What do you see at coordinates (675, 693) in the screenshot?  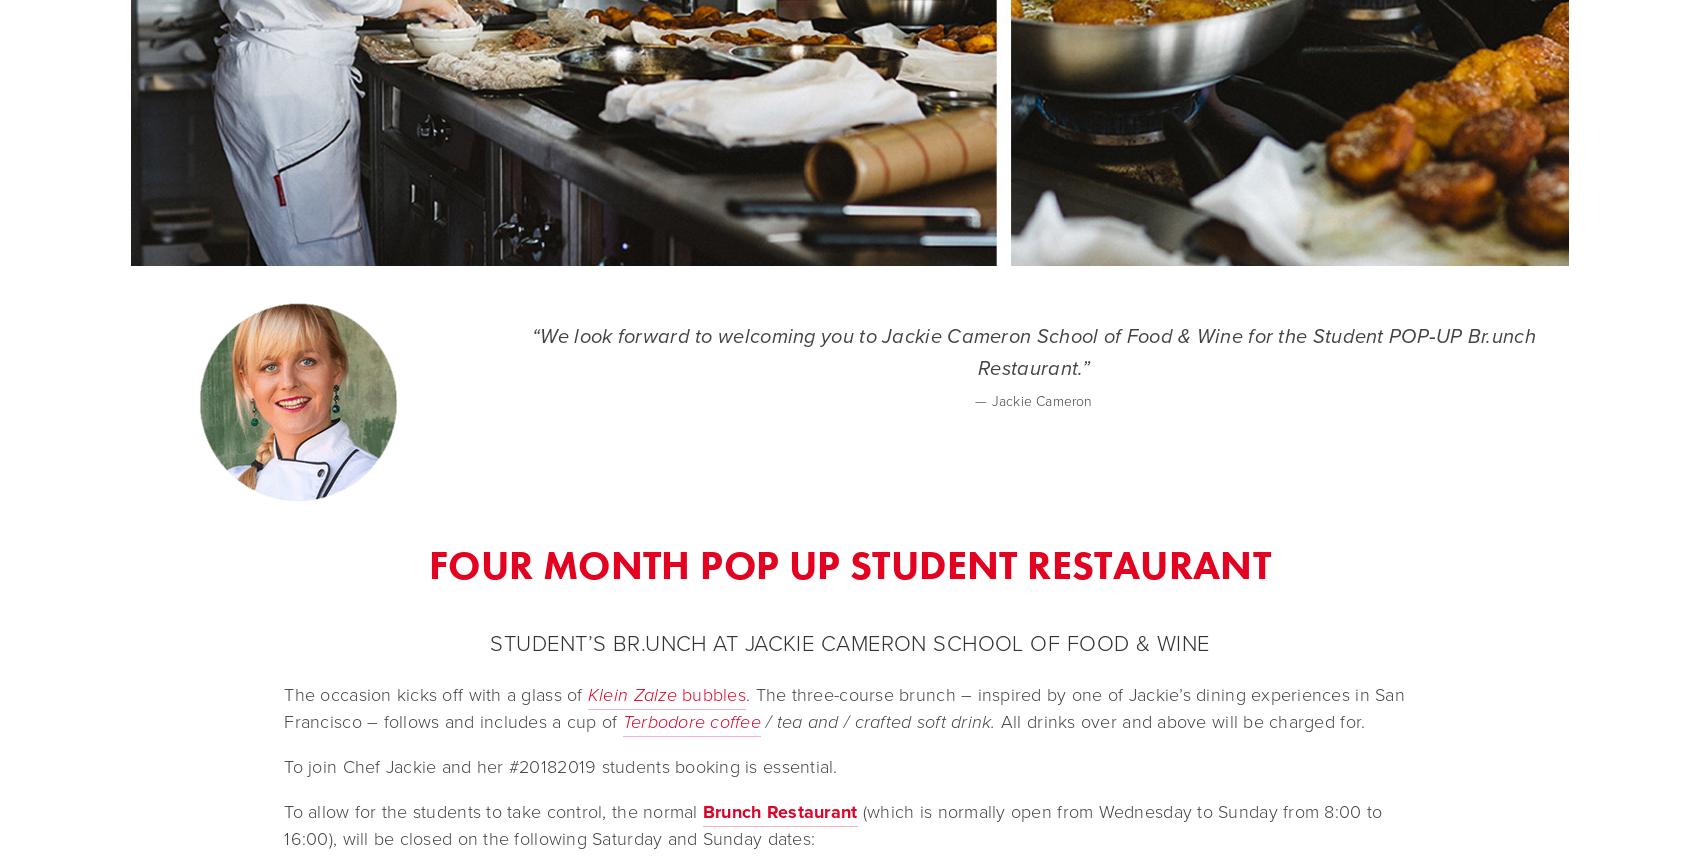 I see `'bubbles'` at bounding box center [675, 693].